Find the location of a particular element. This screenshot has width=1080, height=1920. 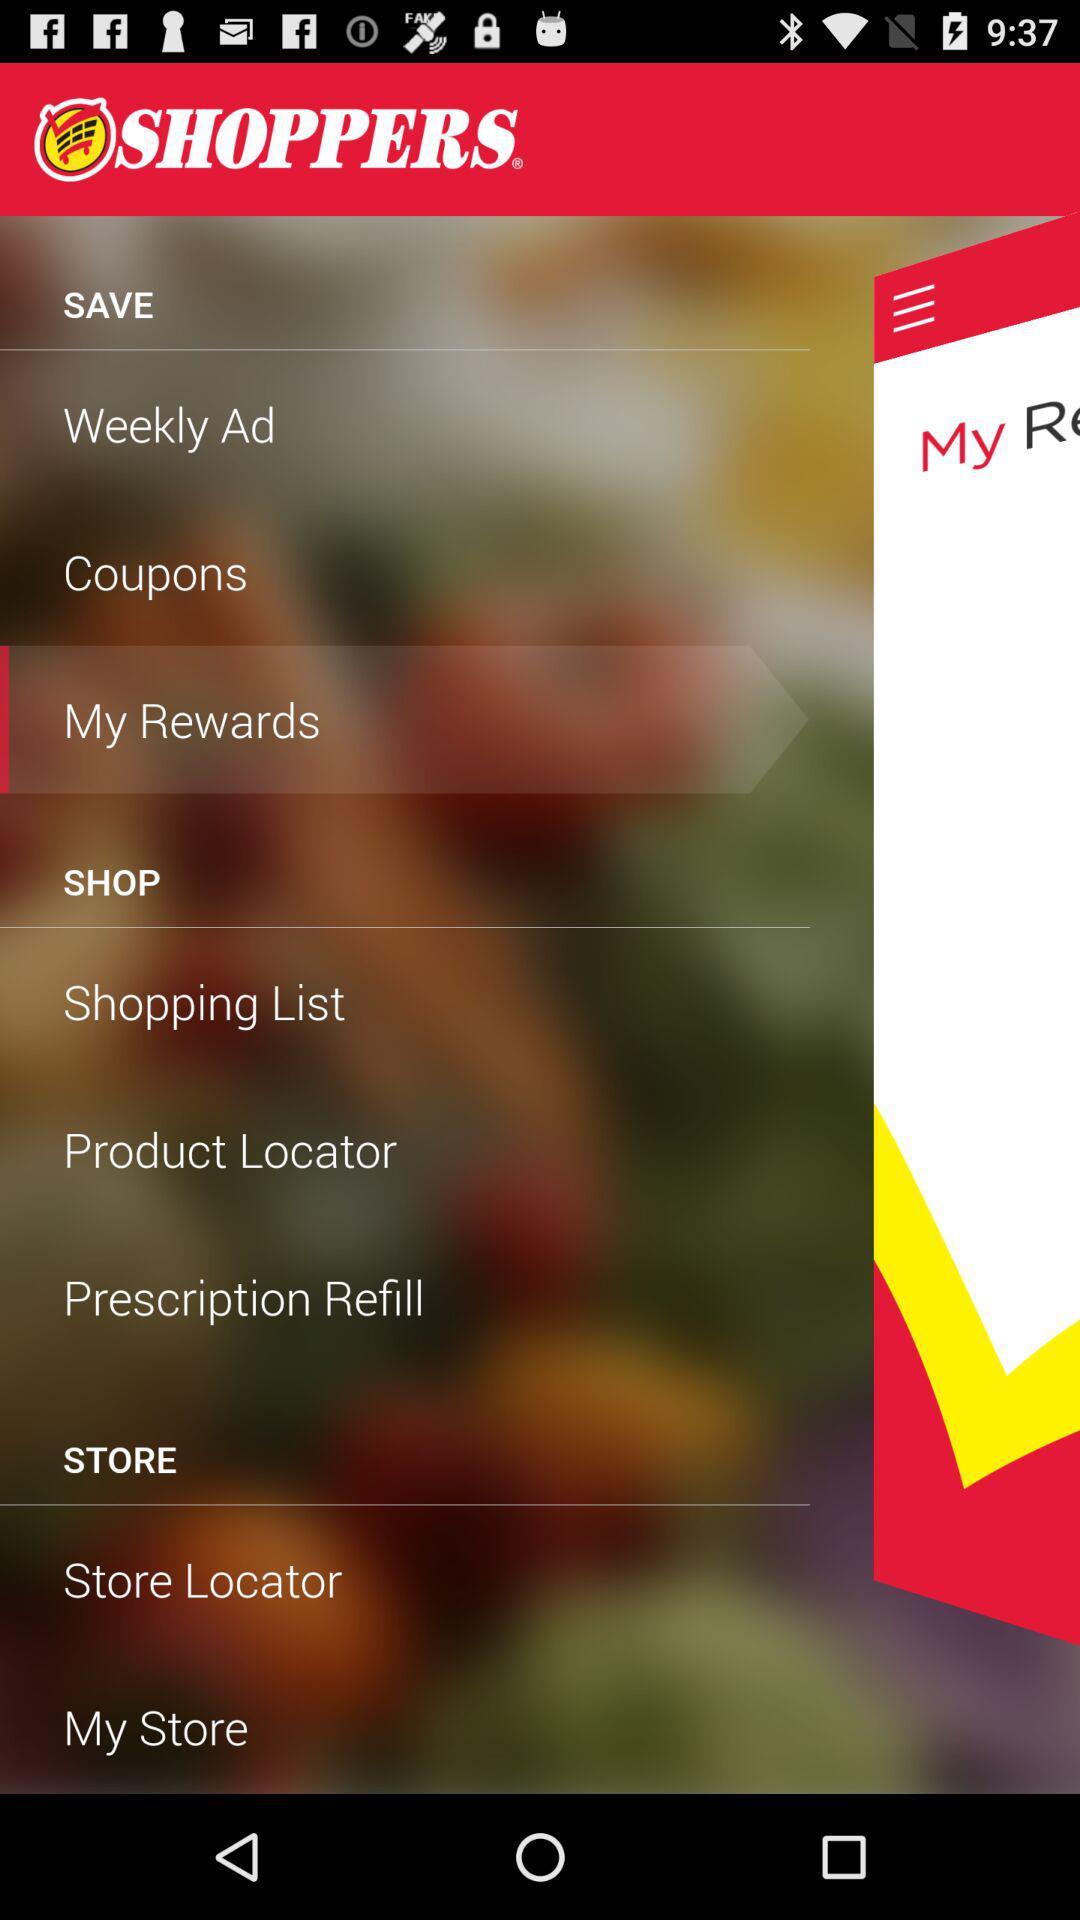

rewards display menu is located at coordinates (975, 927).